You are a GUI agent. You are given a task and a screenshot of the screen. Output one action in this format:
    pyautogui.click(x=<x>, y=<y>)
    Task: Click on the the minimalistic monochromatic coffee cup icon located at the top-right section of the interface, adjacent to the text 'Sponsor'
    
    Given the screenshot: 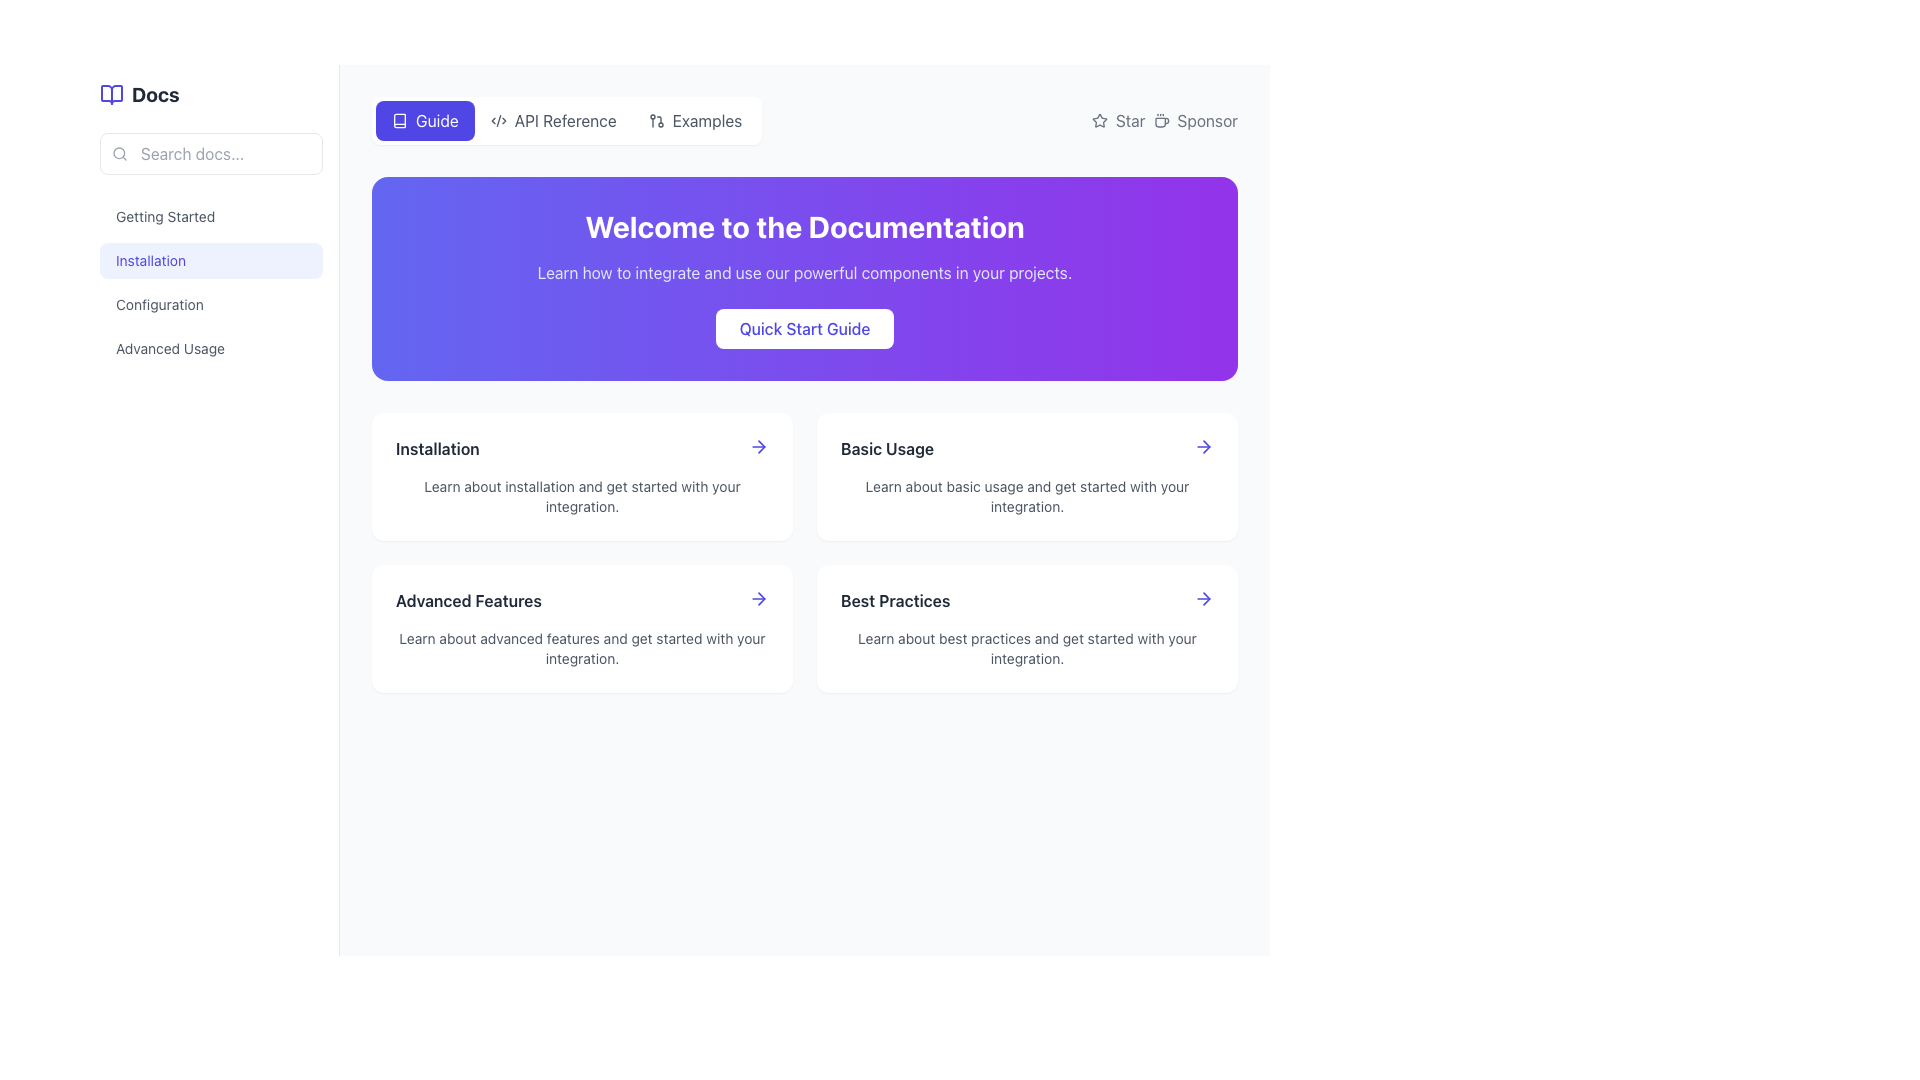 What is the action you would take?
    pyautogui.click(x=1161, y=120)
    